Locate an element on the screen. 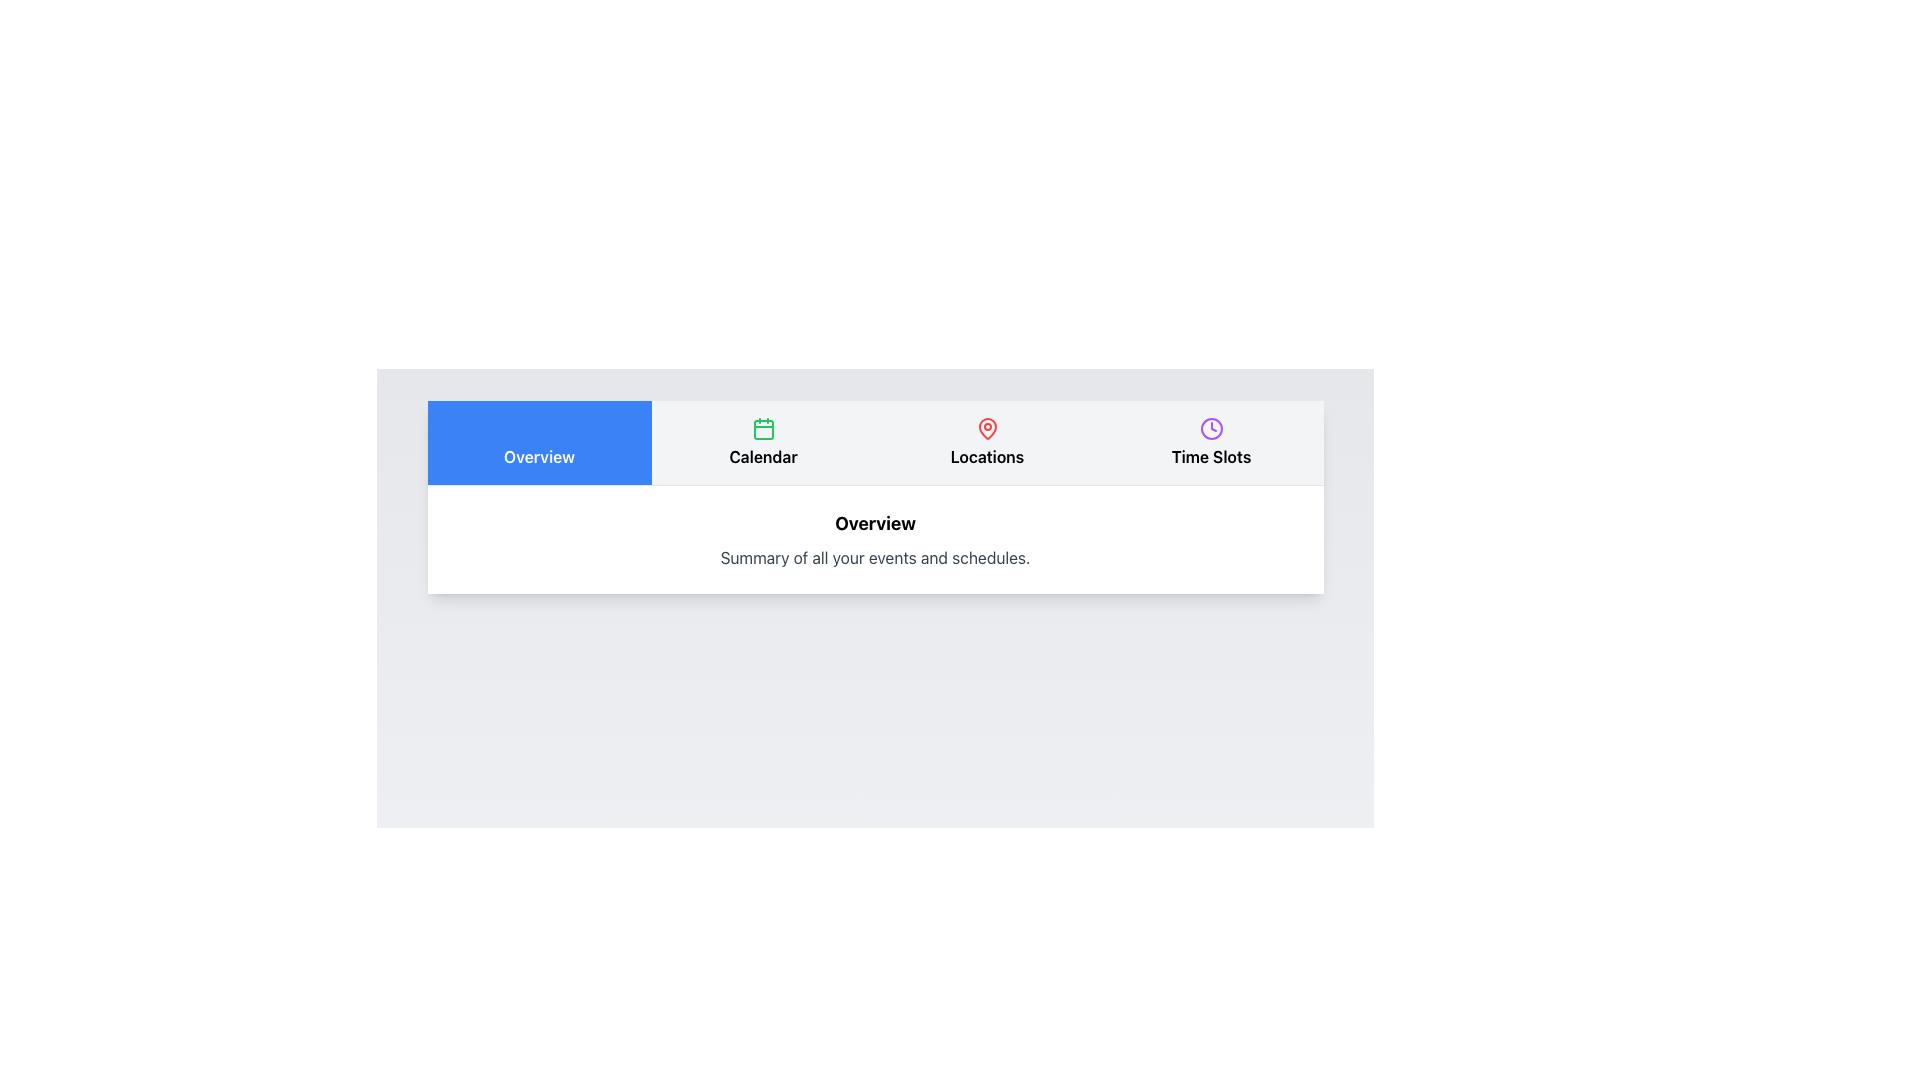 The height and width of the screenshot is (1080, 1920). the calendar icon in the horizontal menu bar is located at coordinates (762, 427).